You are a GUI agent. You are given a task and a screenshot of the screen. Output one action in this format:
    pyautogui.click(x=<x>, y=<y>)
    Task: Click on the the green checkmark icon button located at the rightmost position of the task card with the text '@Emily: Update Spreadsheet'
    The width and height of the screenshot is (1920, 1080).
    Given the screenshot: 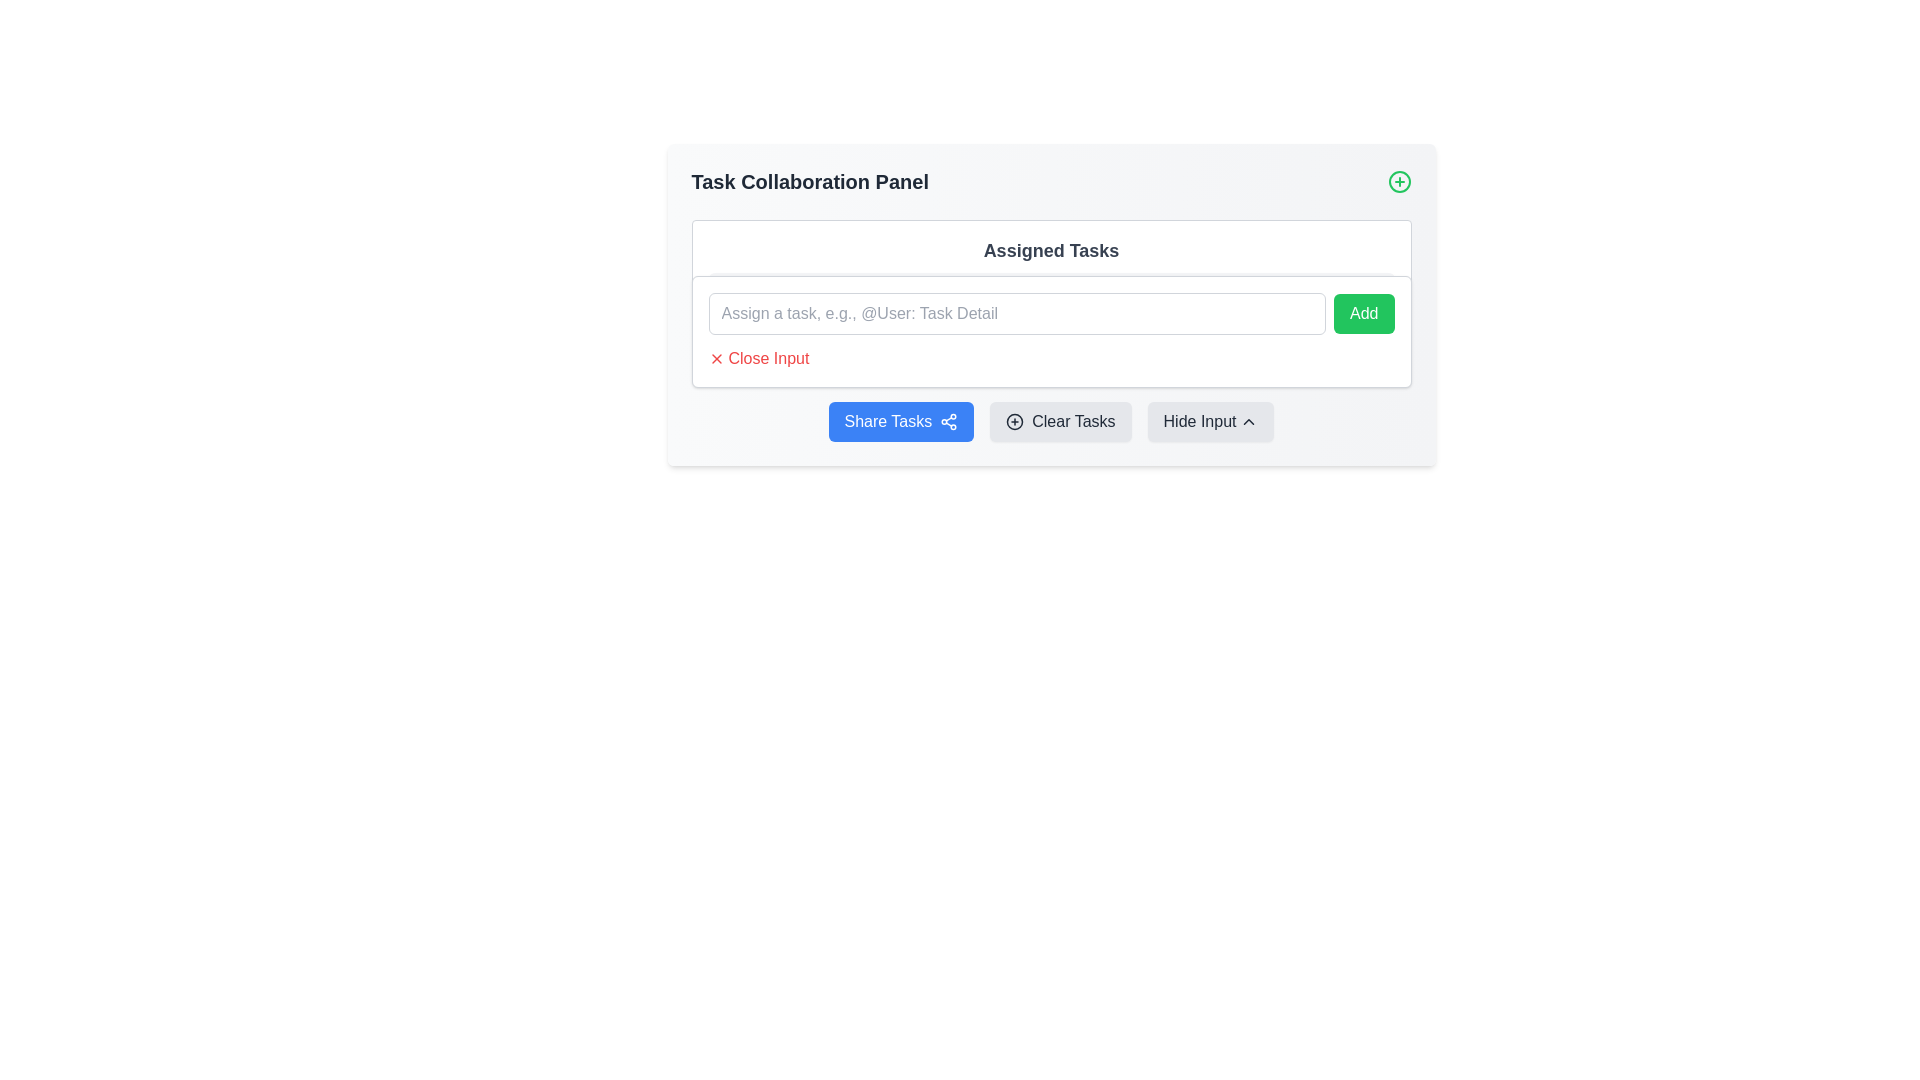 What is the action you would take?
    pyautogui.click(x=1371, y=339)
    